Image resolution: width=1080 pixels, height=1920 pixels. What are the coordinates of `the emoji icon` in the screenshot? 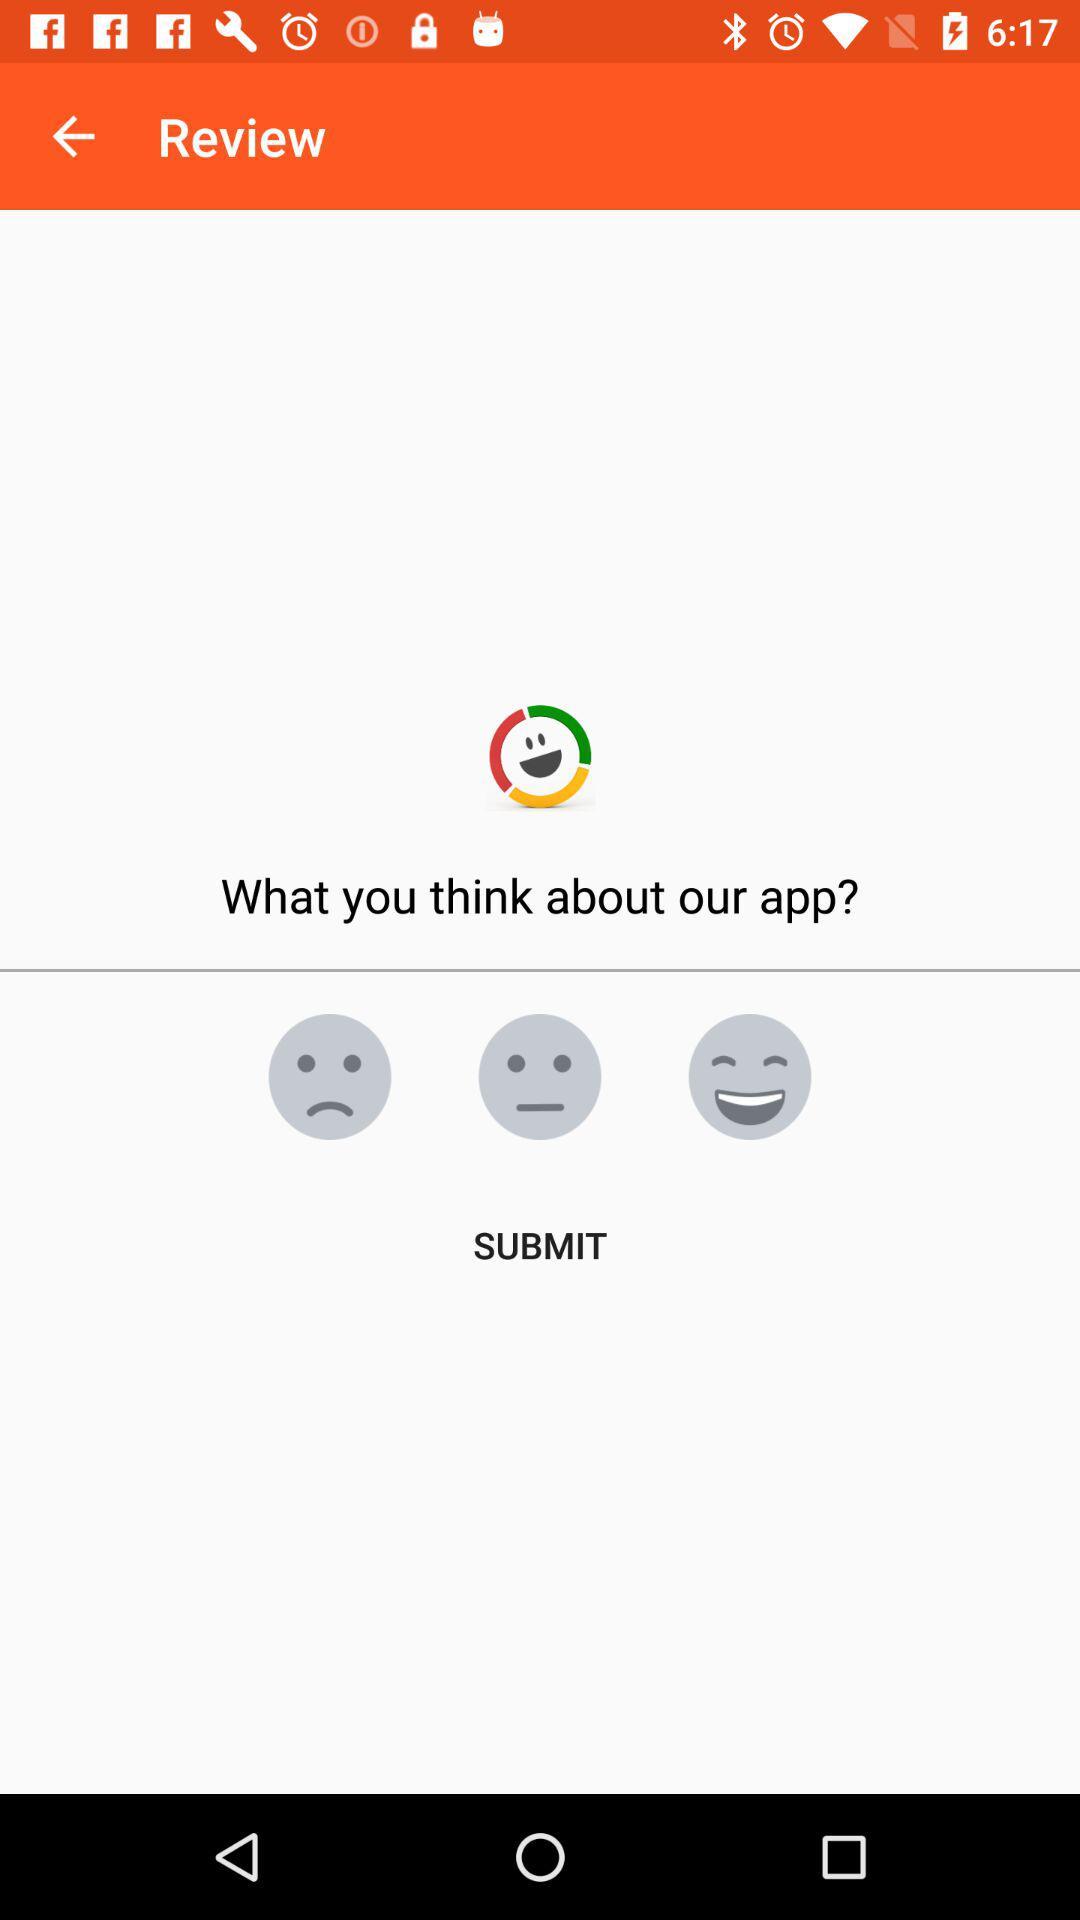 It's located at (329, 1075).